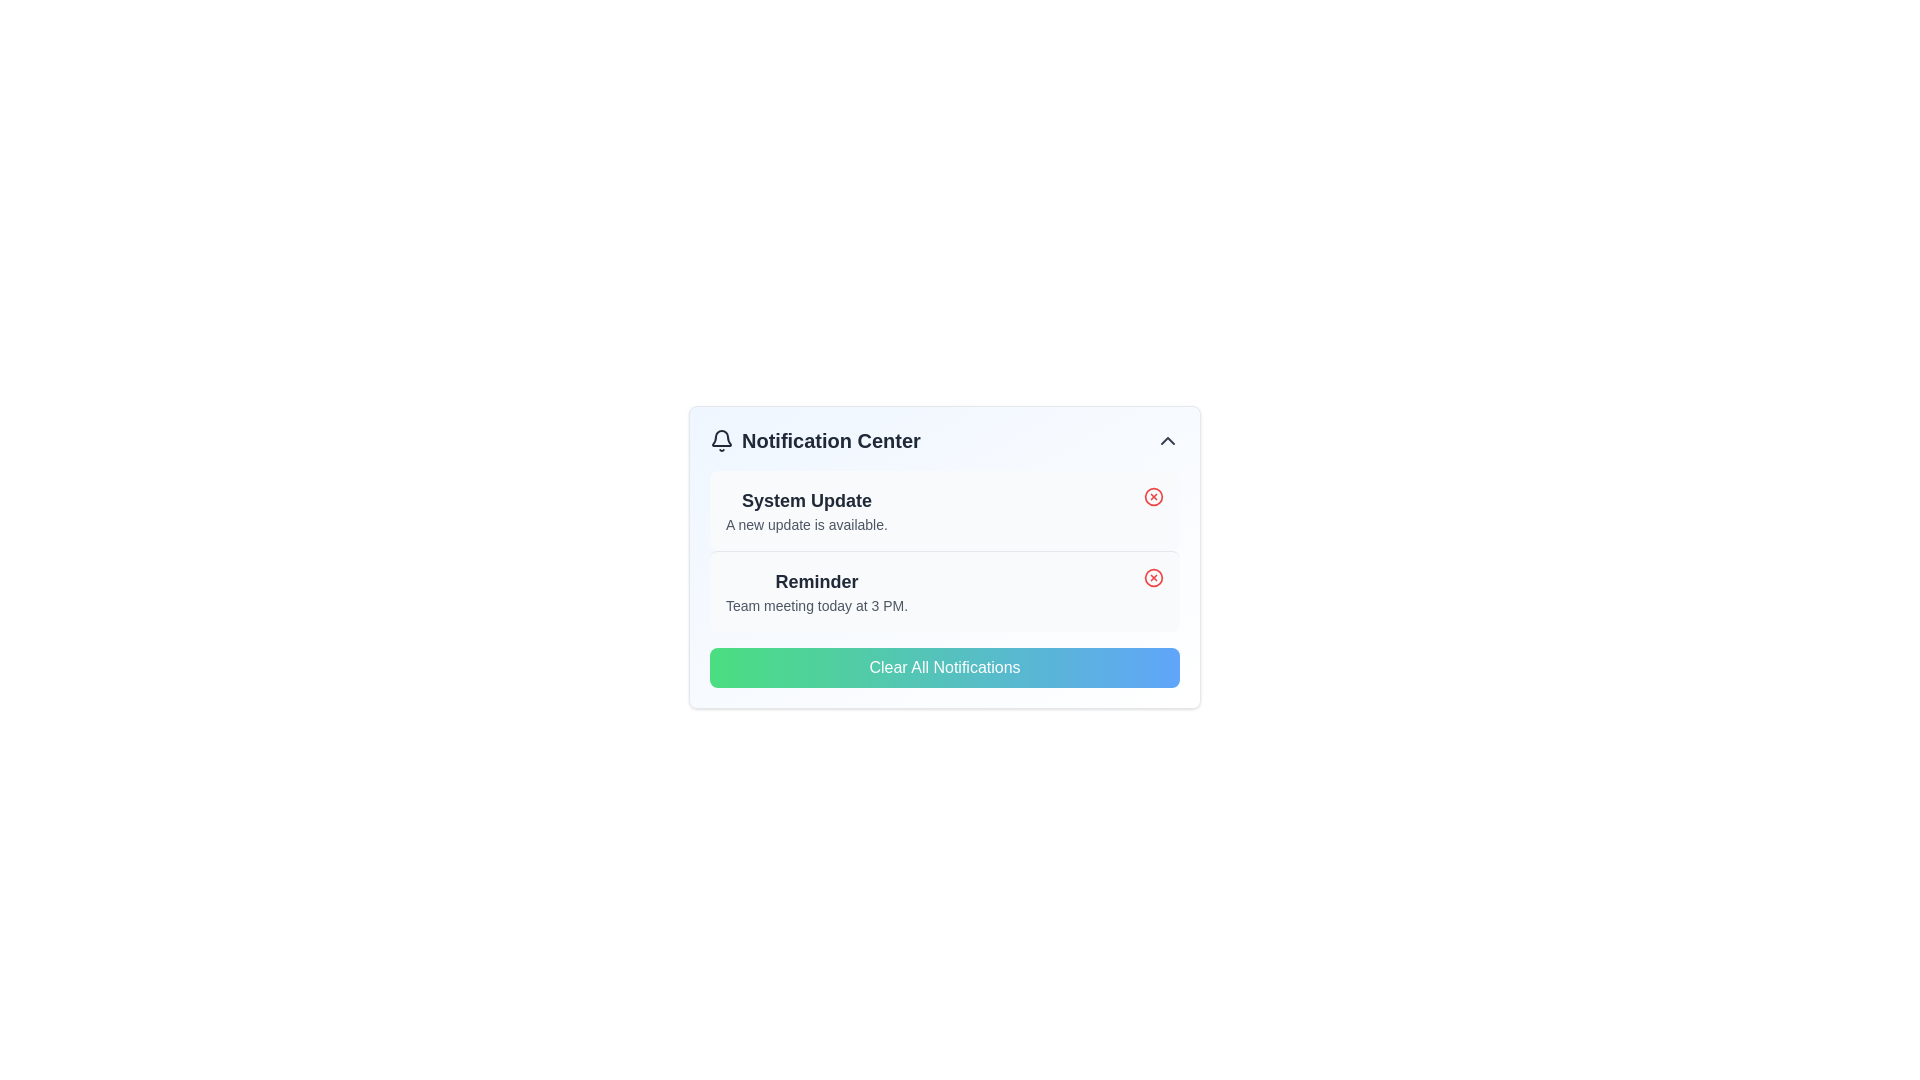 The width and height of the screenshot is (1920, 1080). I want to click on the upward-pointing chevron icon in the top-right corner of the Notification Center header, so click(1167, 439).